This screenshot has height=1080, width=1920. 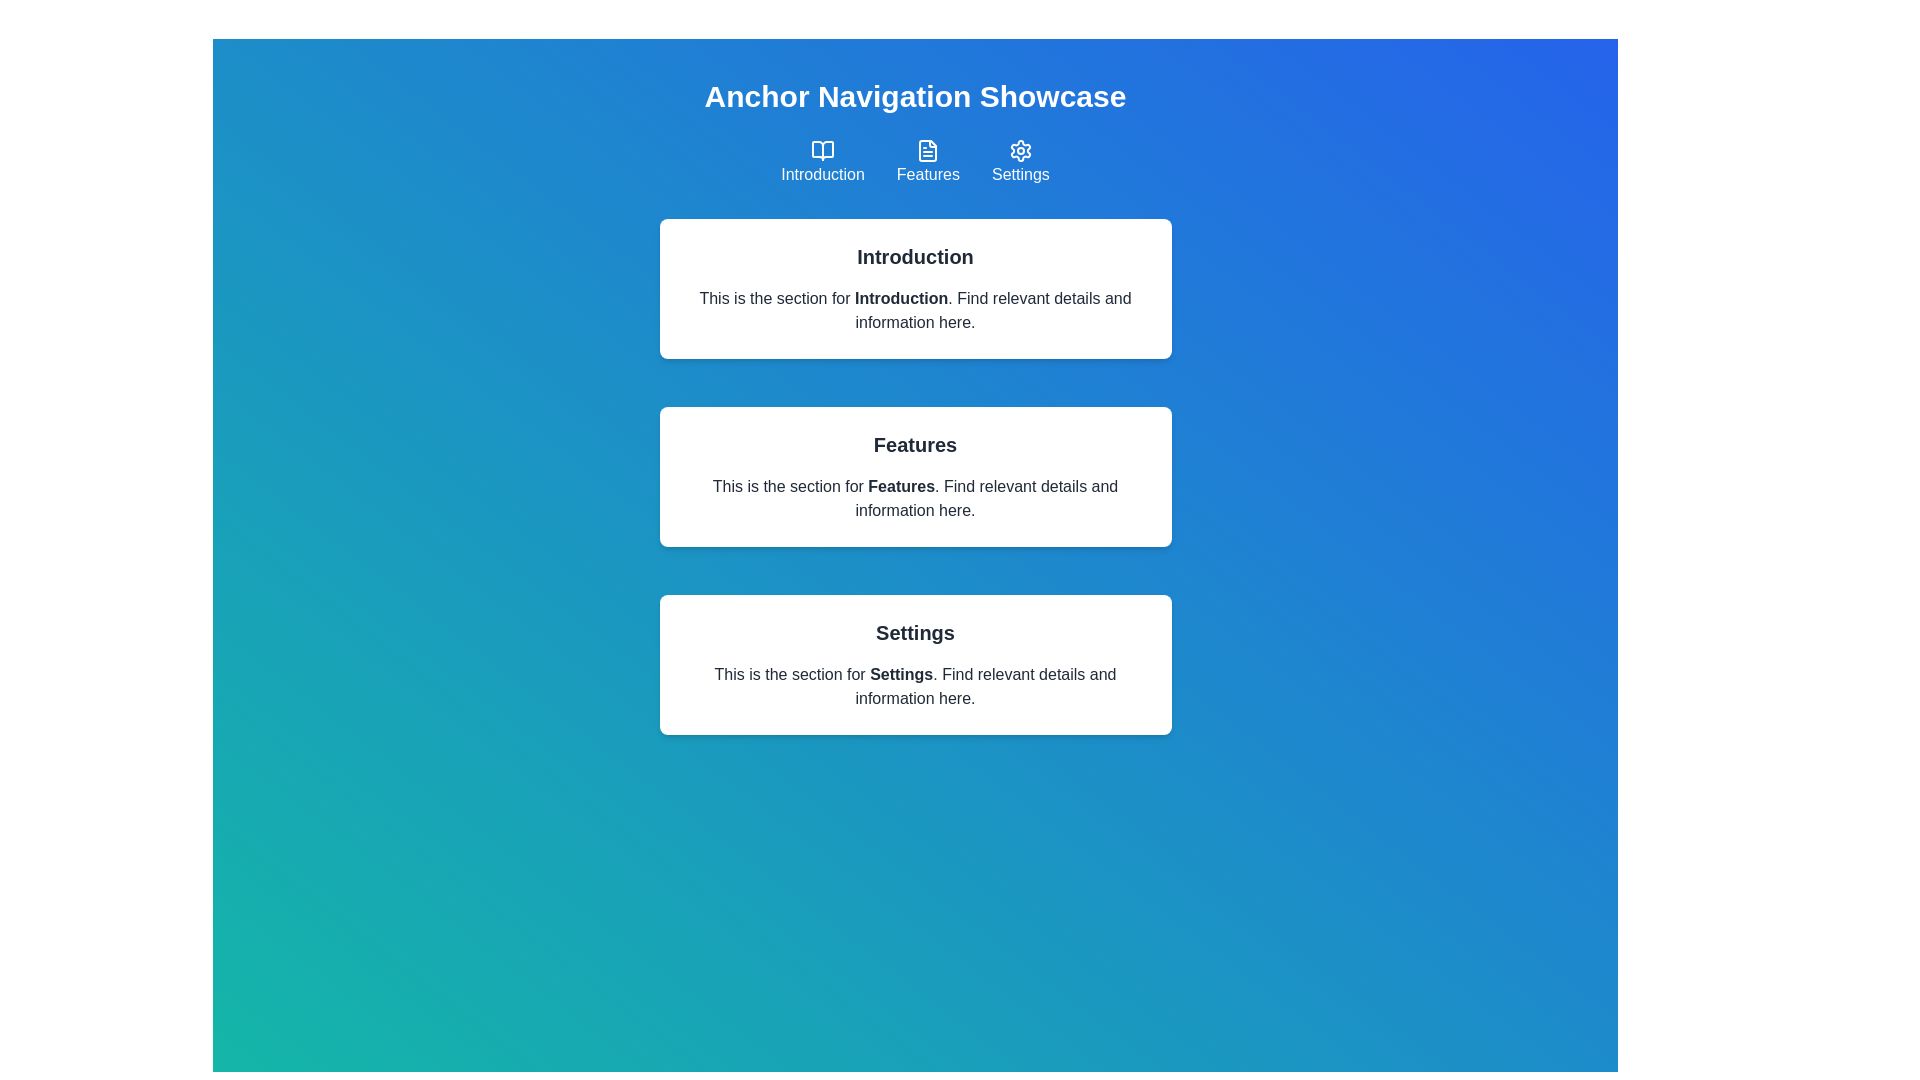 What do you see at coordinates (927, 149) in the screenshot?
I see `document icon vector graphic element located under the 'Features' label in the navigation bar by using the developer tools` at bounding box center [927, 149].